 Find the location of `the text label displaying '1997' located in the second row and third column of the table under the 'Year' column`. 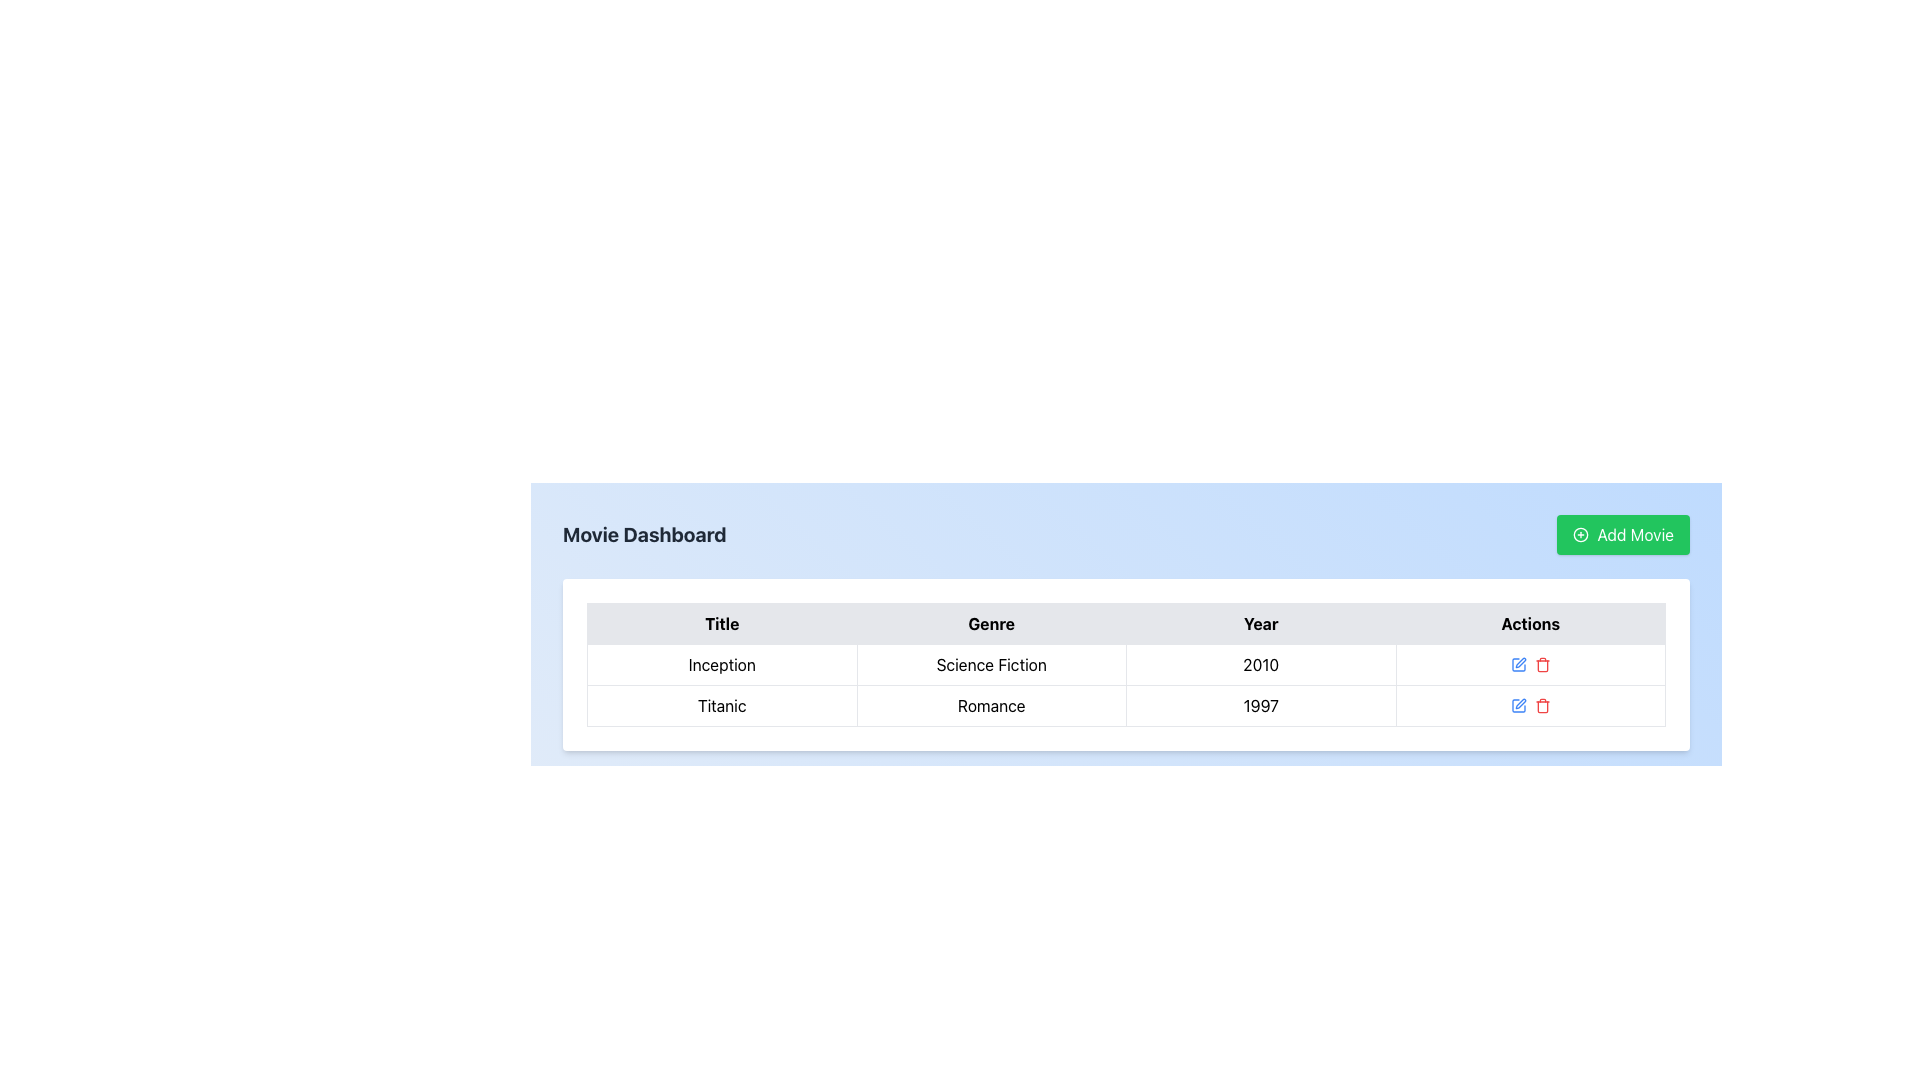

the text label displaying '1997' located in the second row and third column of the table under the 'Year' column is located at coordinates (1260, 704).